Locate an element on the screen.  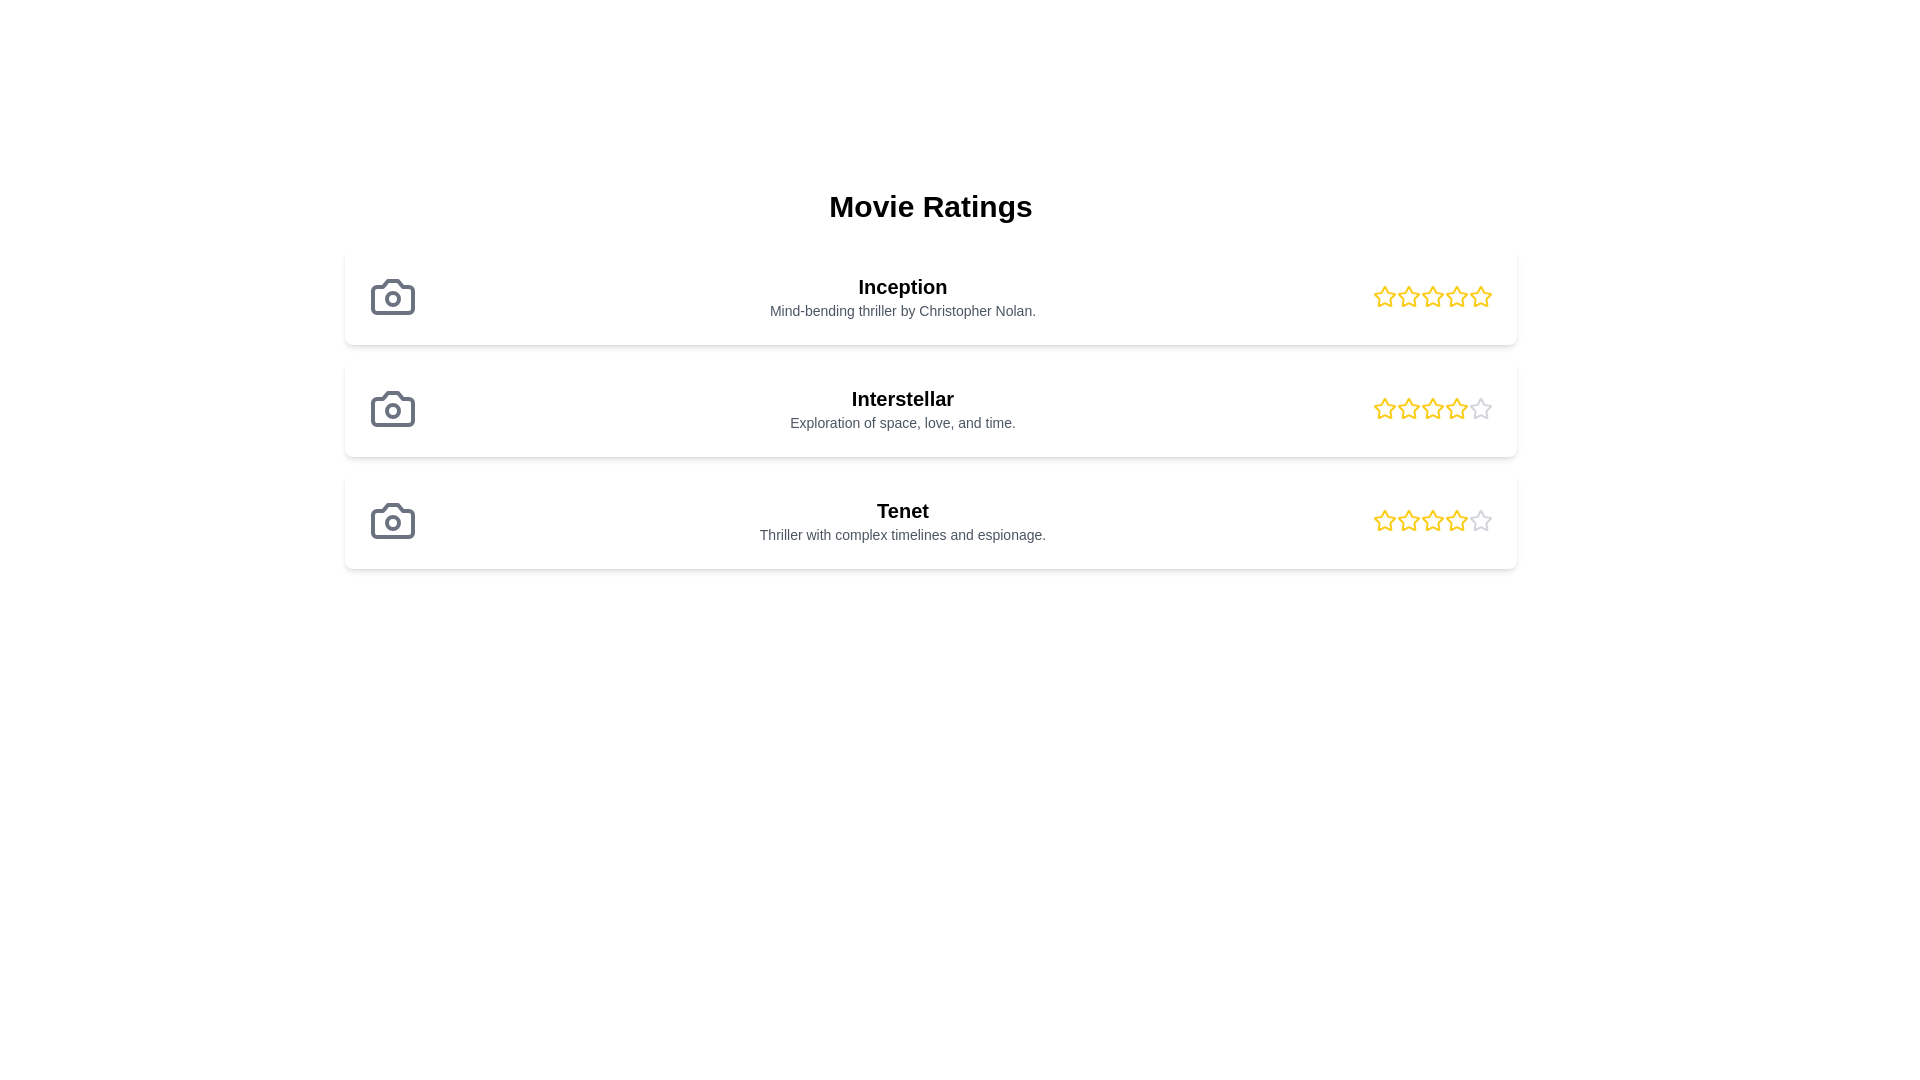
the fifth unselected star icon in the star rating system for the movie 'Interstellar' is located at coordinates (1481, 407).